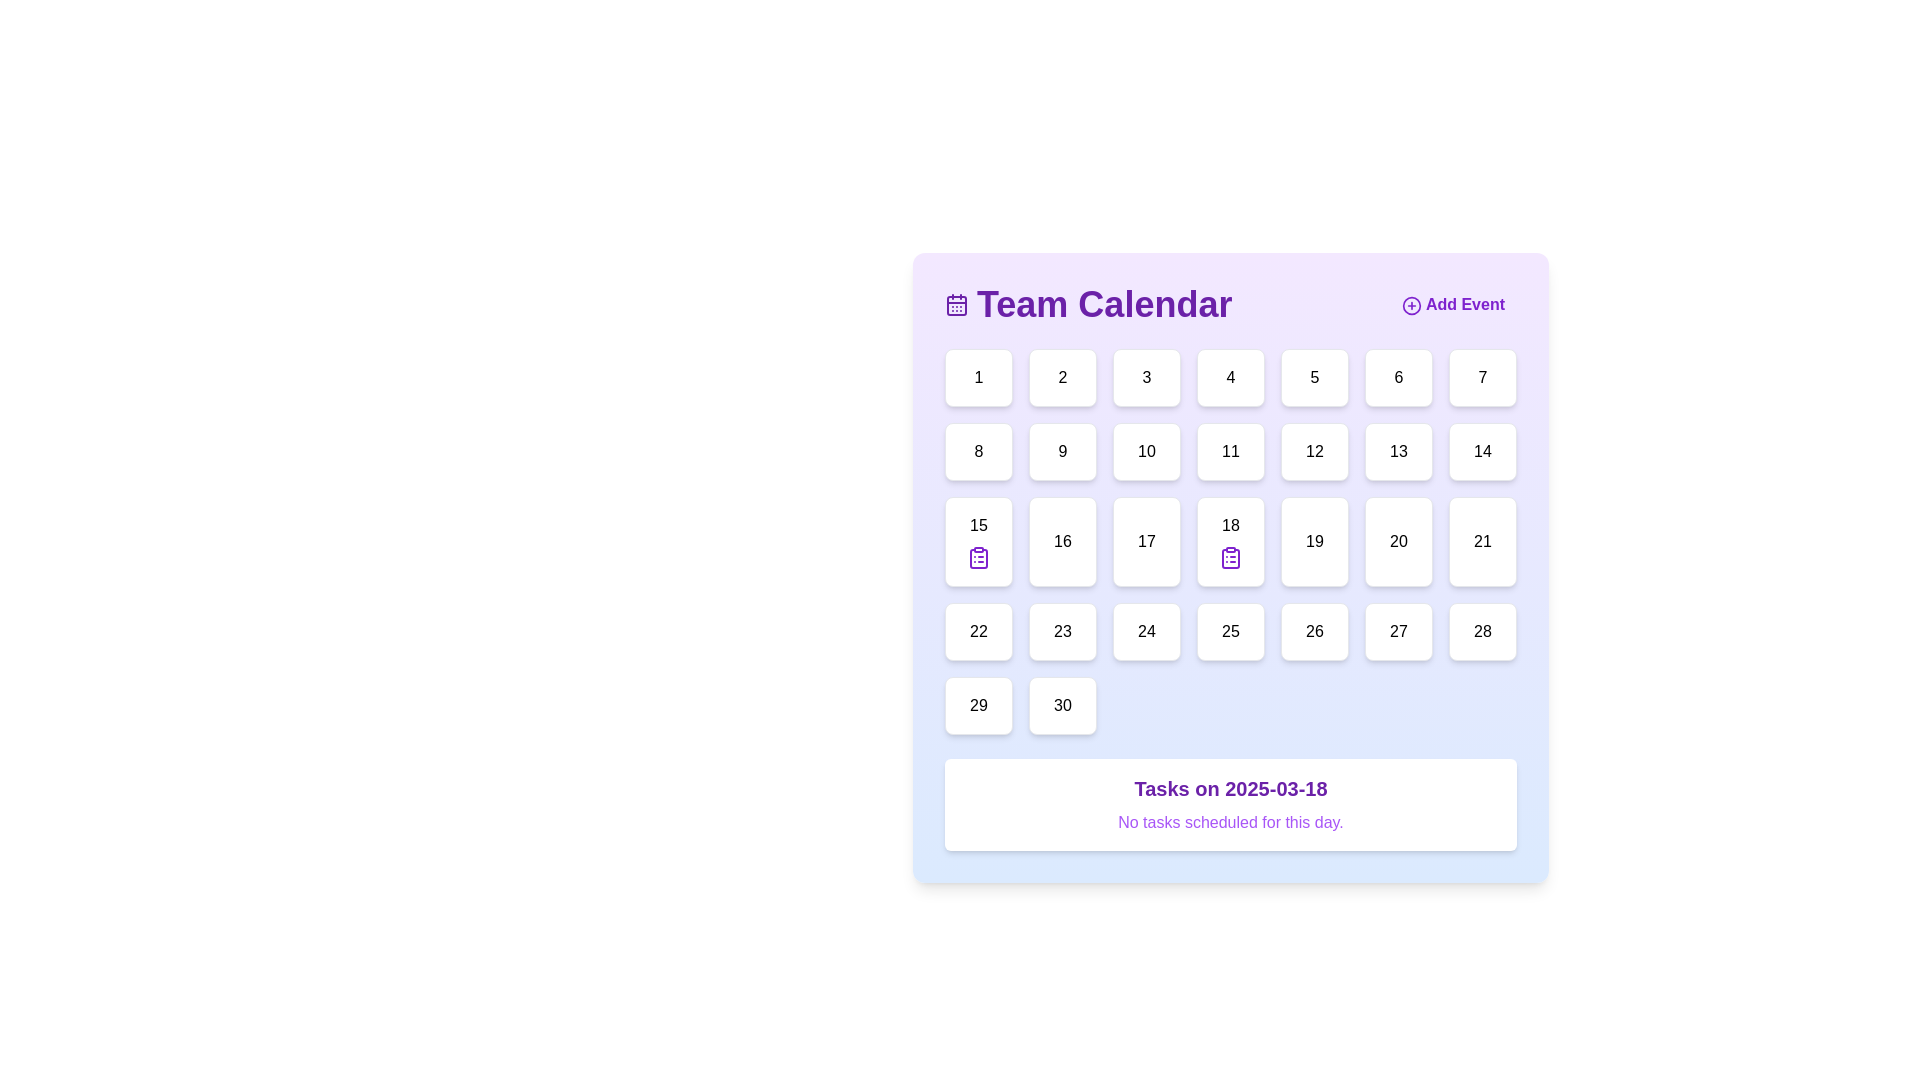 The width and height of the screenshot is (1920, 1080). I want to click on information displayed in the feedback panel summarizing tasks for March 18th, 2025, which states there are no tasks scheduled, so click(1229, 804).